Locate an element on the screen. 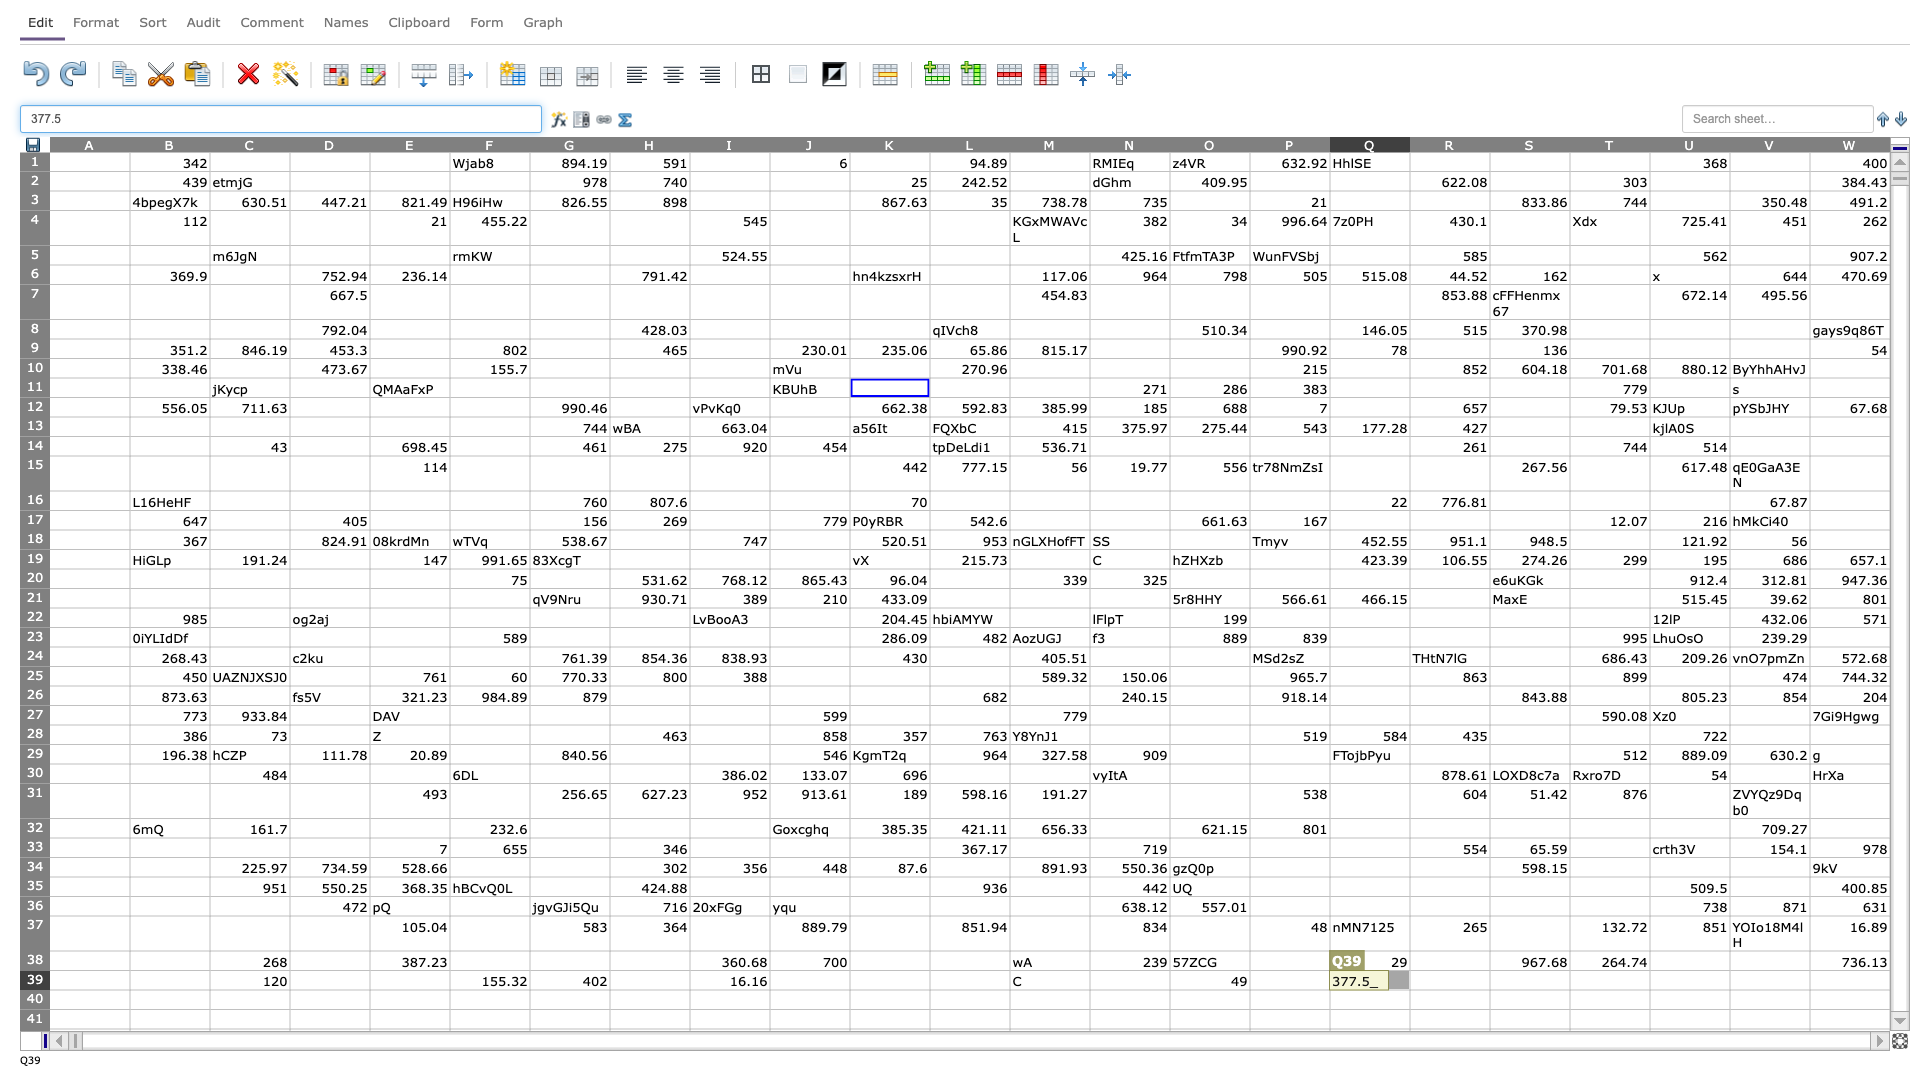 Image resolution: width=1920 pixels, height=1080 pixels. Left side boundary of S39 is located at coordinates (1489, 979).